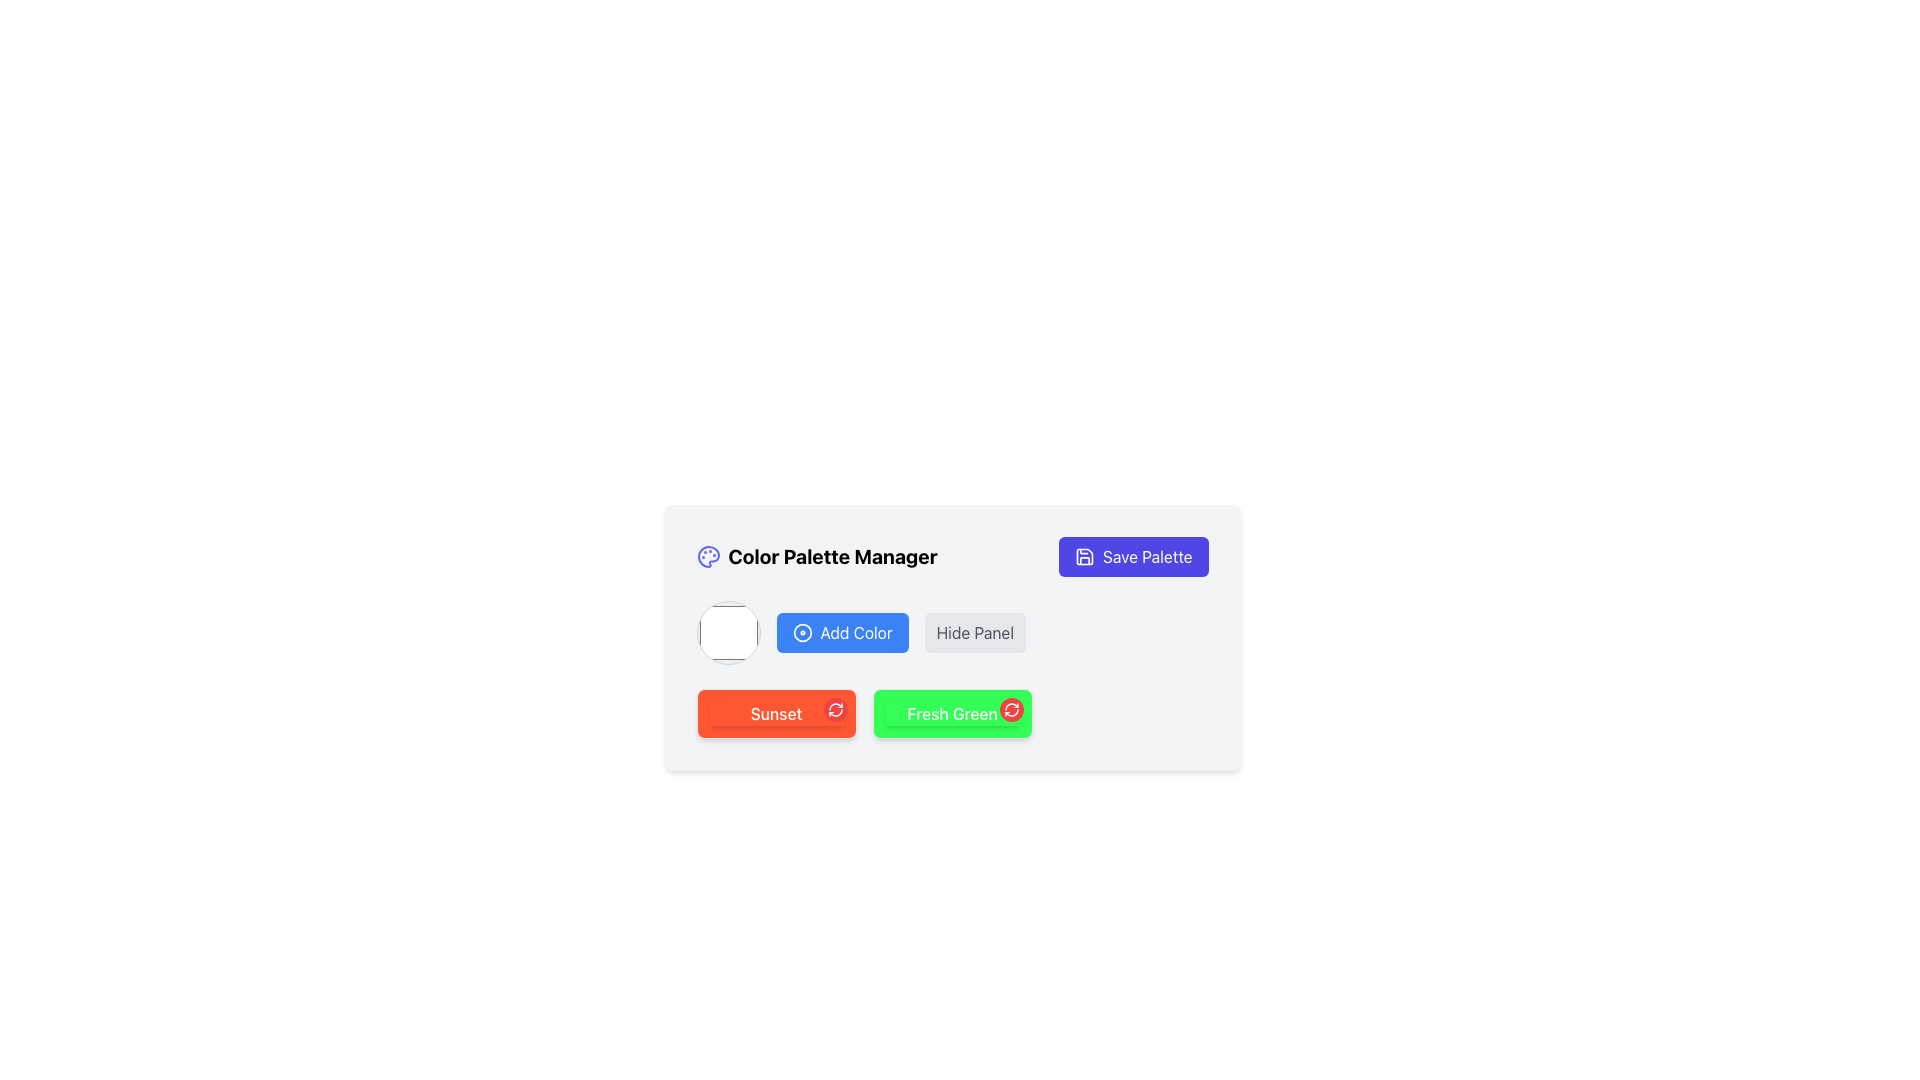 The image size is (1920, 1080). I want to click on the 'Add Color' button, which is a prominent rectangular button with a blue background and white text, featuring a white disc icon on the left side, so click(842, 632).